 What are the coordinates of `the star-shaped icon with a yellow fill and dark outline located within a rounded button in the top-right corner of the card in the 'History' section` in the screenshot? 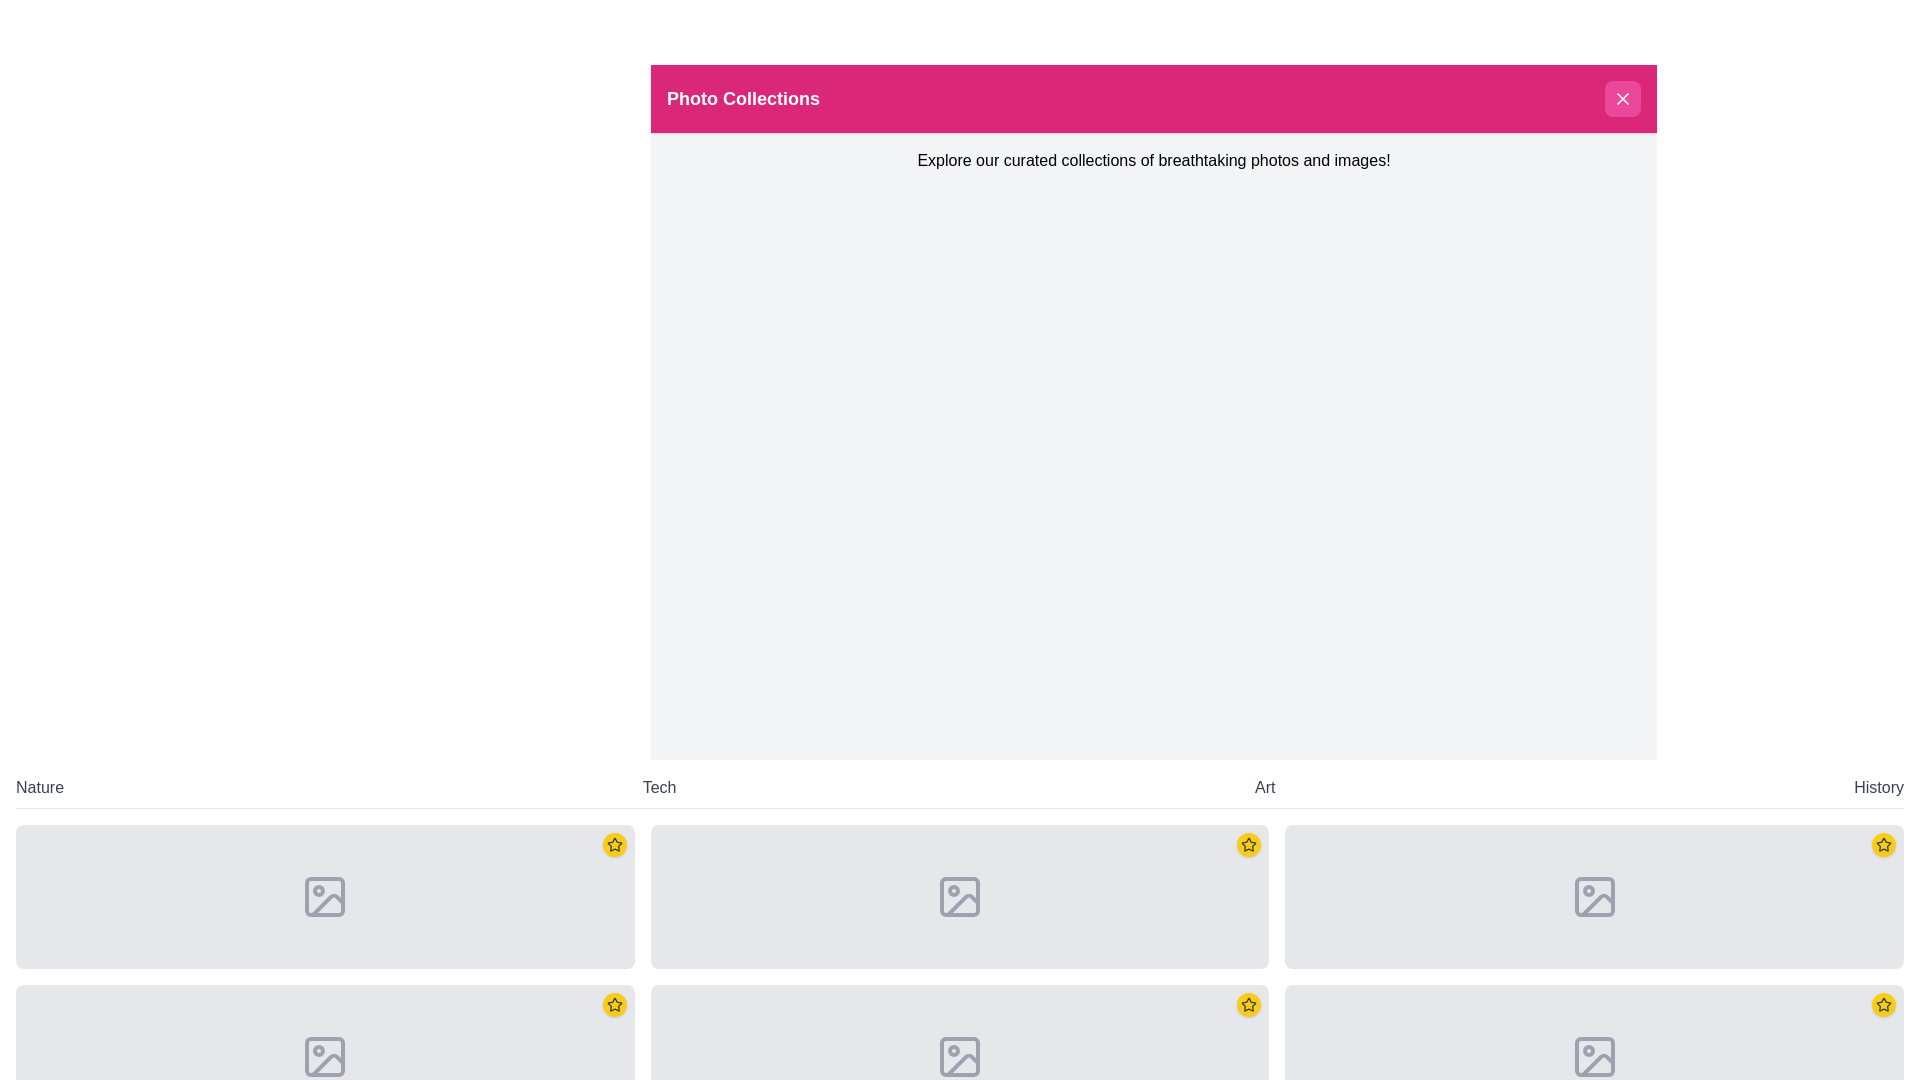 It's located at (1882, 1005).